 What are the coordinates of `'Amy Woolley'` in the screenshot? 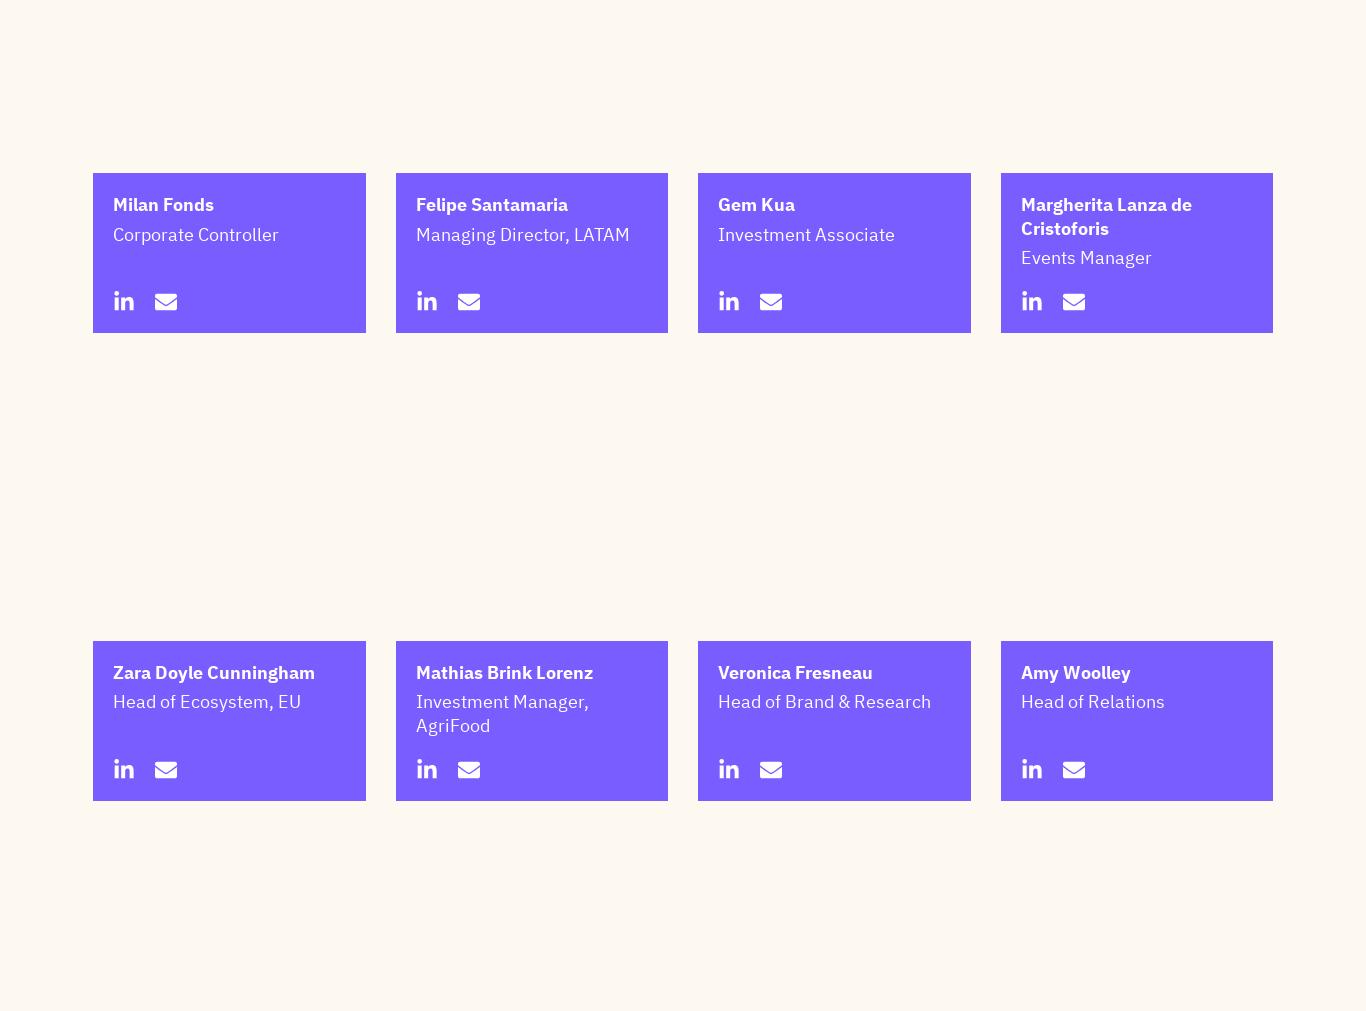 It's located at (1074, 770).